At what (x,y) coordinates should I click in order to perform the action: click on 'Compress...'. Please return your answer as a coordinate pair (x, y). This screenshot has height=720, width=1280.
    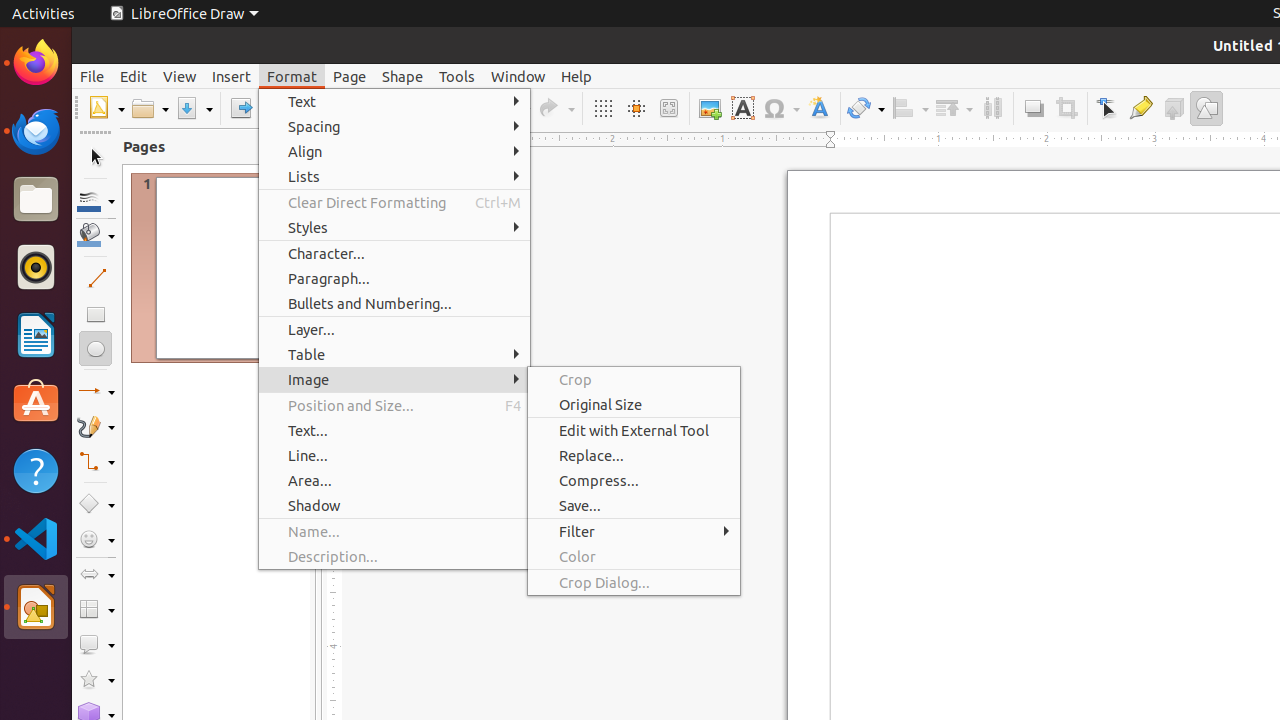
    Looking at the image, I should click on (632, 480).